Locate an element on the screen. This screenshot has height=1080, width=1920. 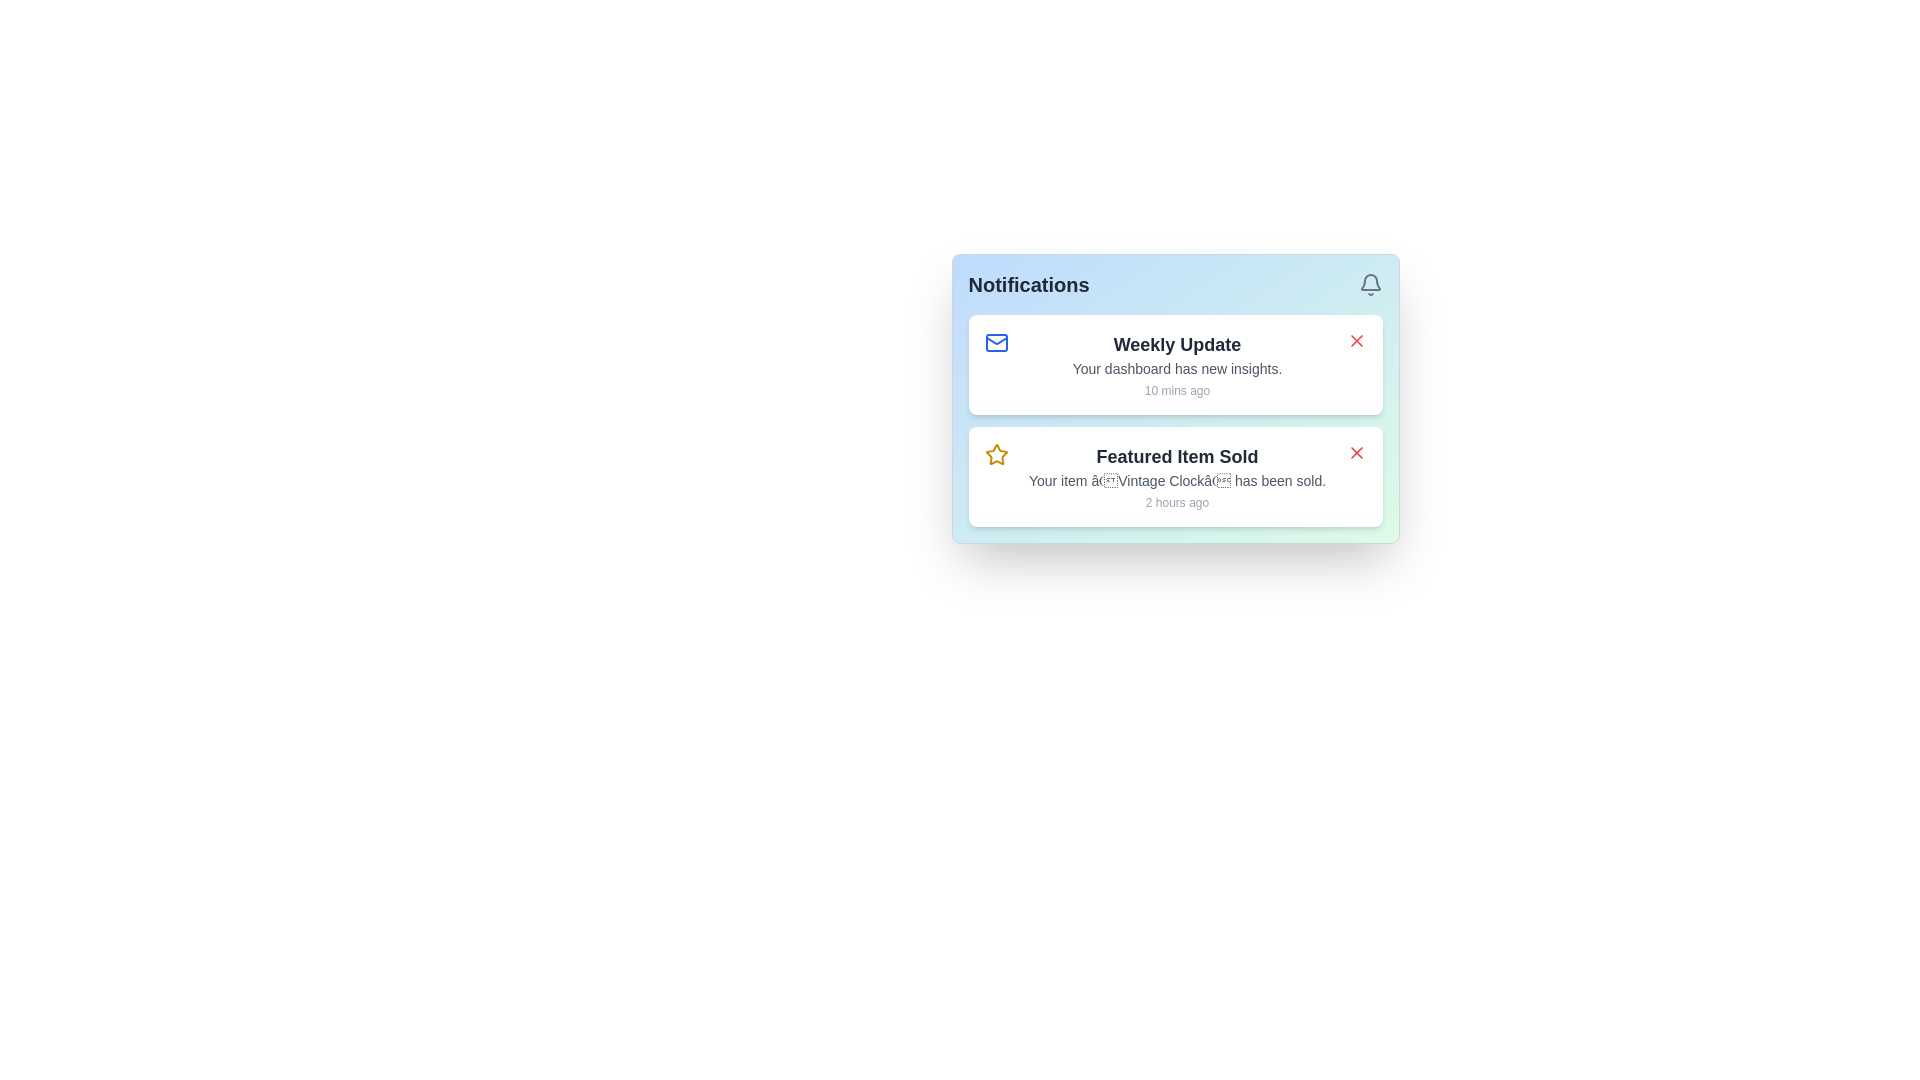
the Text Label that reads 'Your dashboard has new insights.', located beneath 'Weekly Update' and above '10 mins ago' is located at coordinates (1177, 369).